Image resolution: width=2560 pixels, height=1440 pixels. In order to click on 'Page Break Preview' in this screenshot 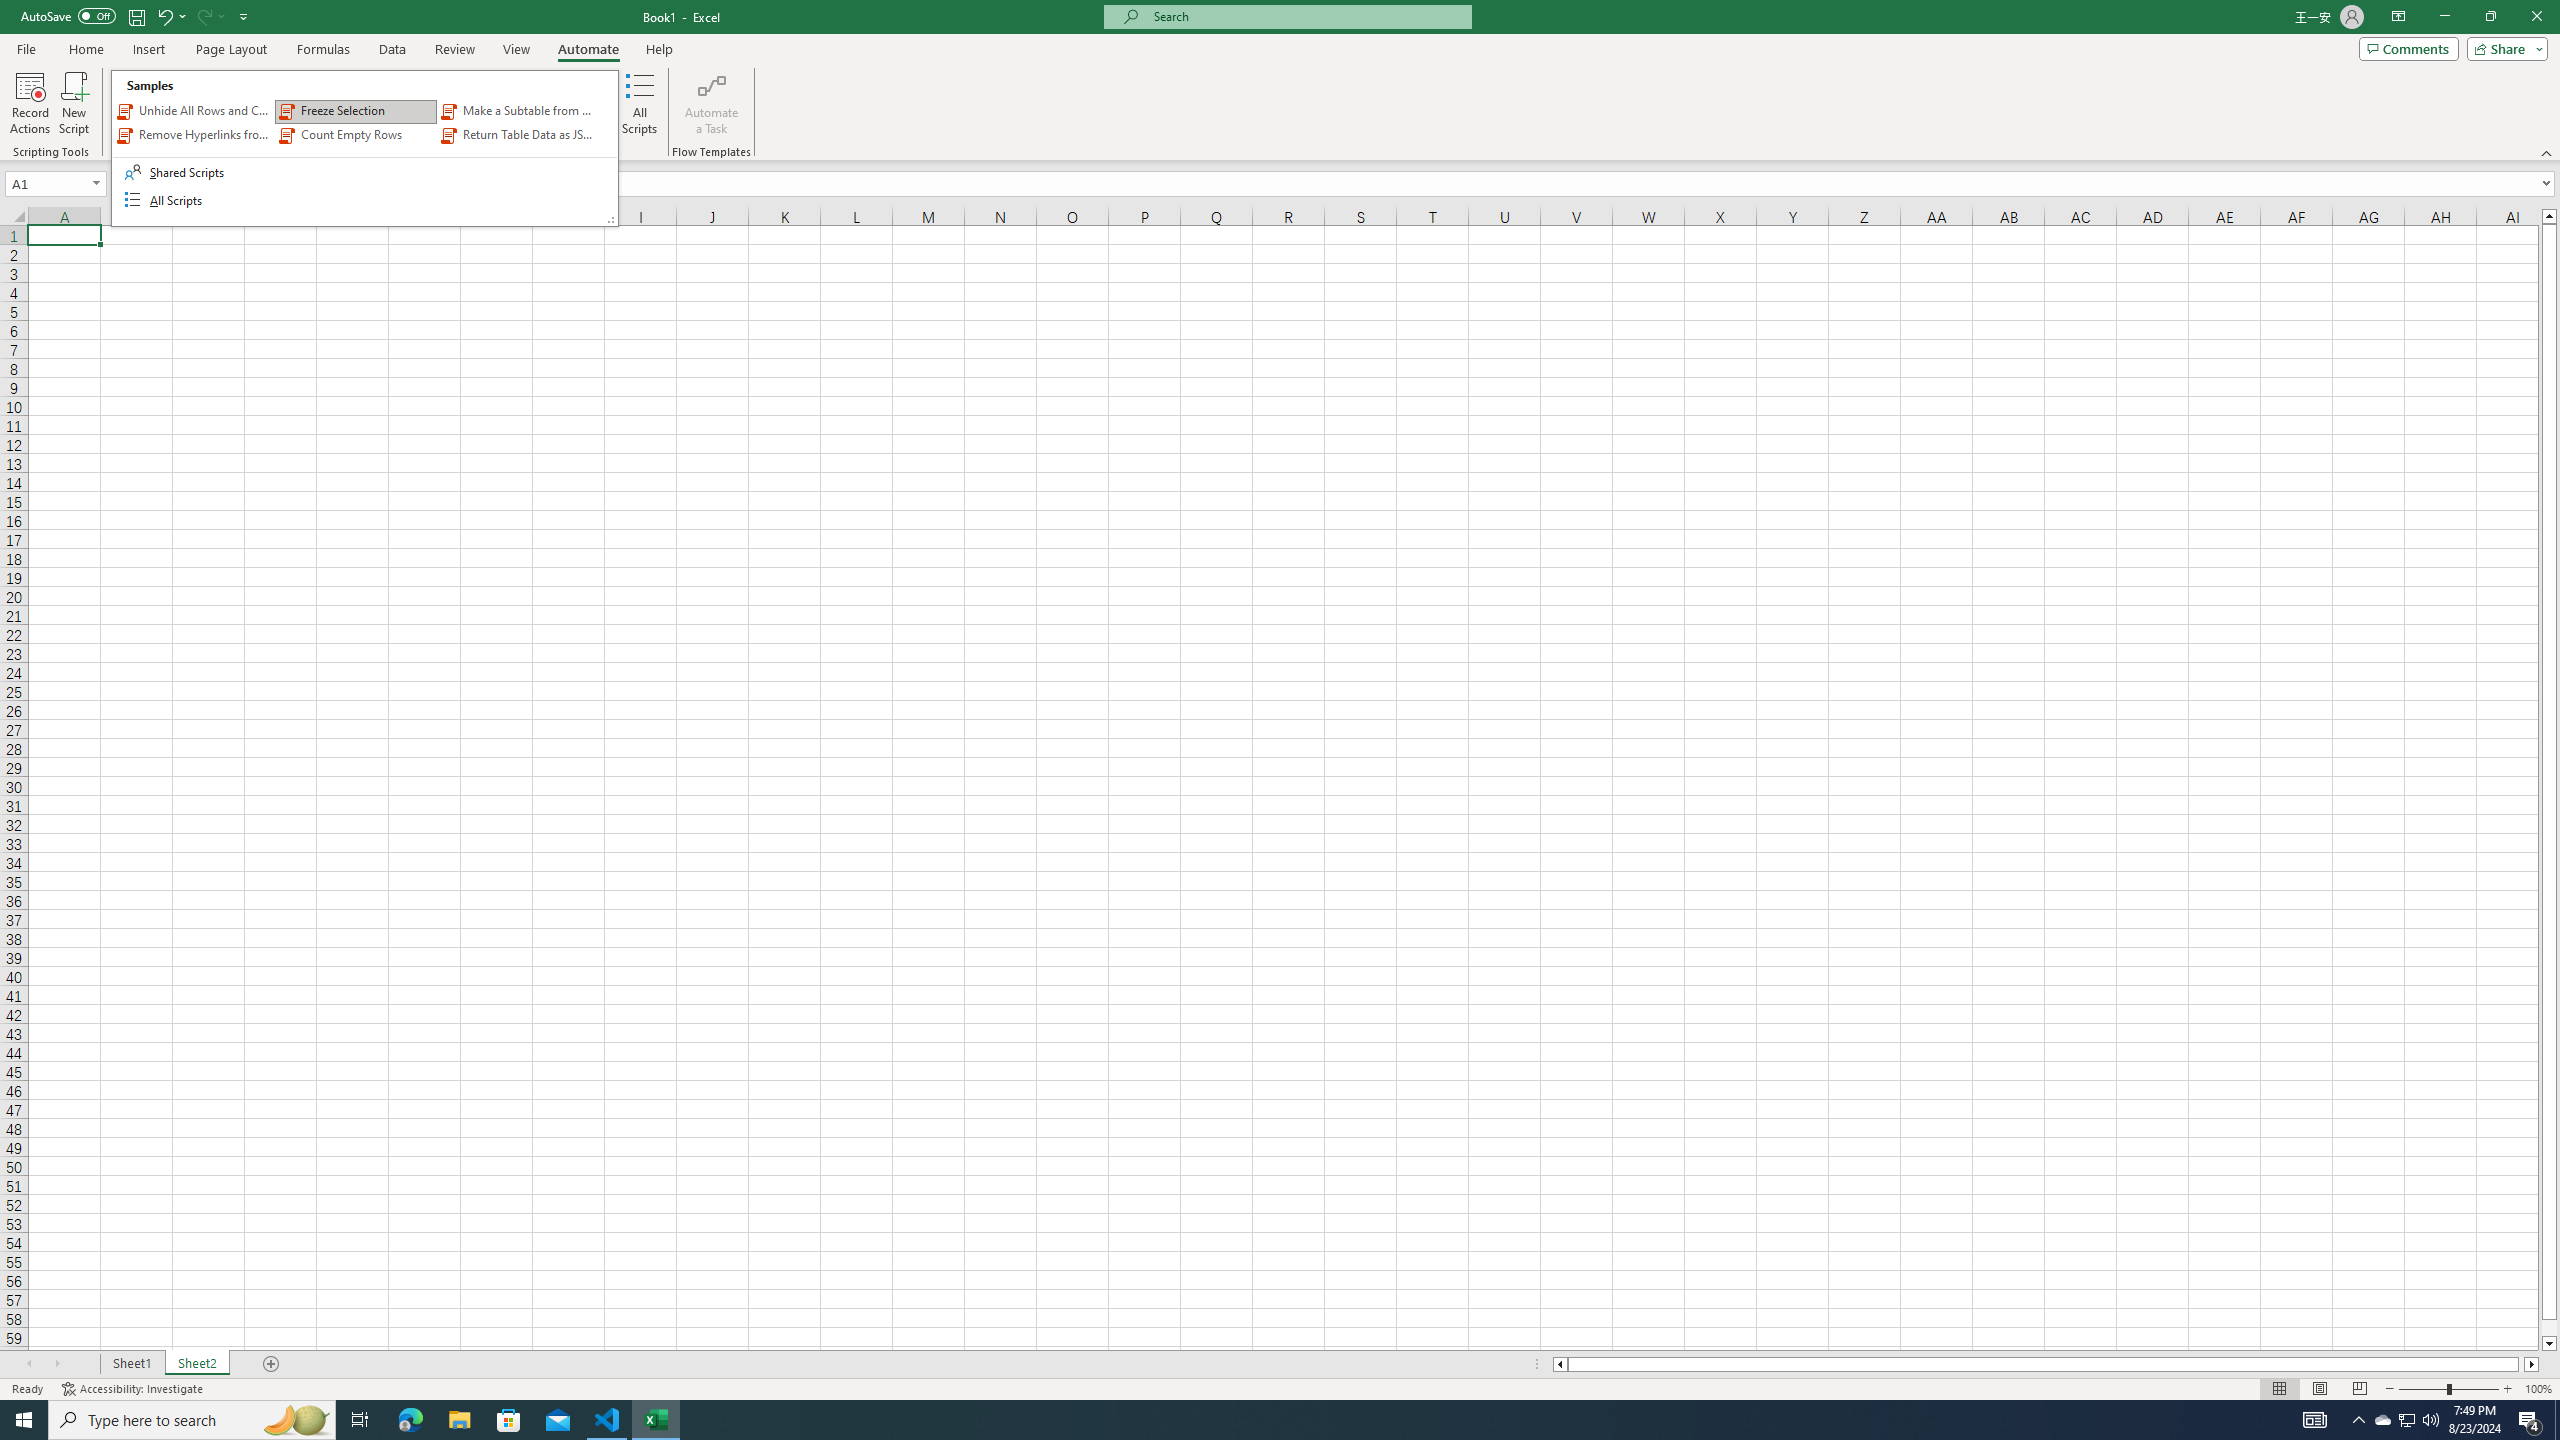, I will do `click(2360, 1389)`.